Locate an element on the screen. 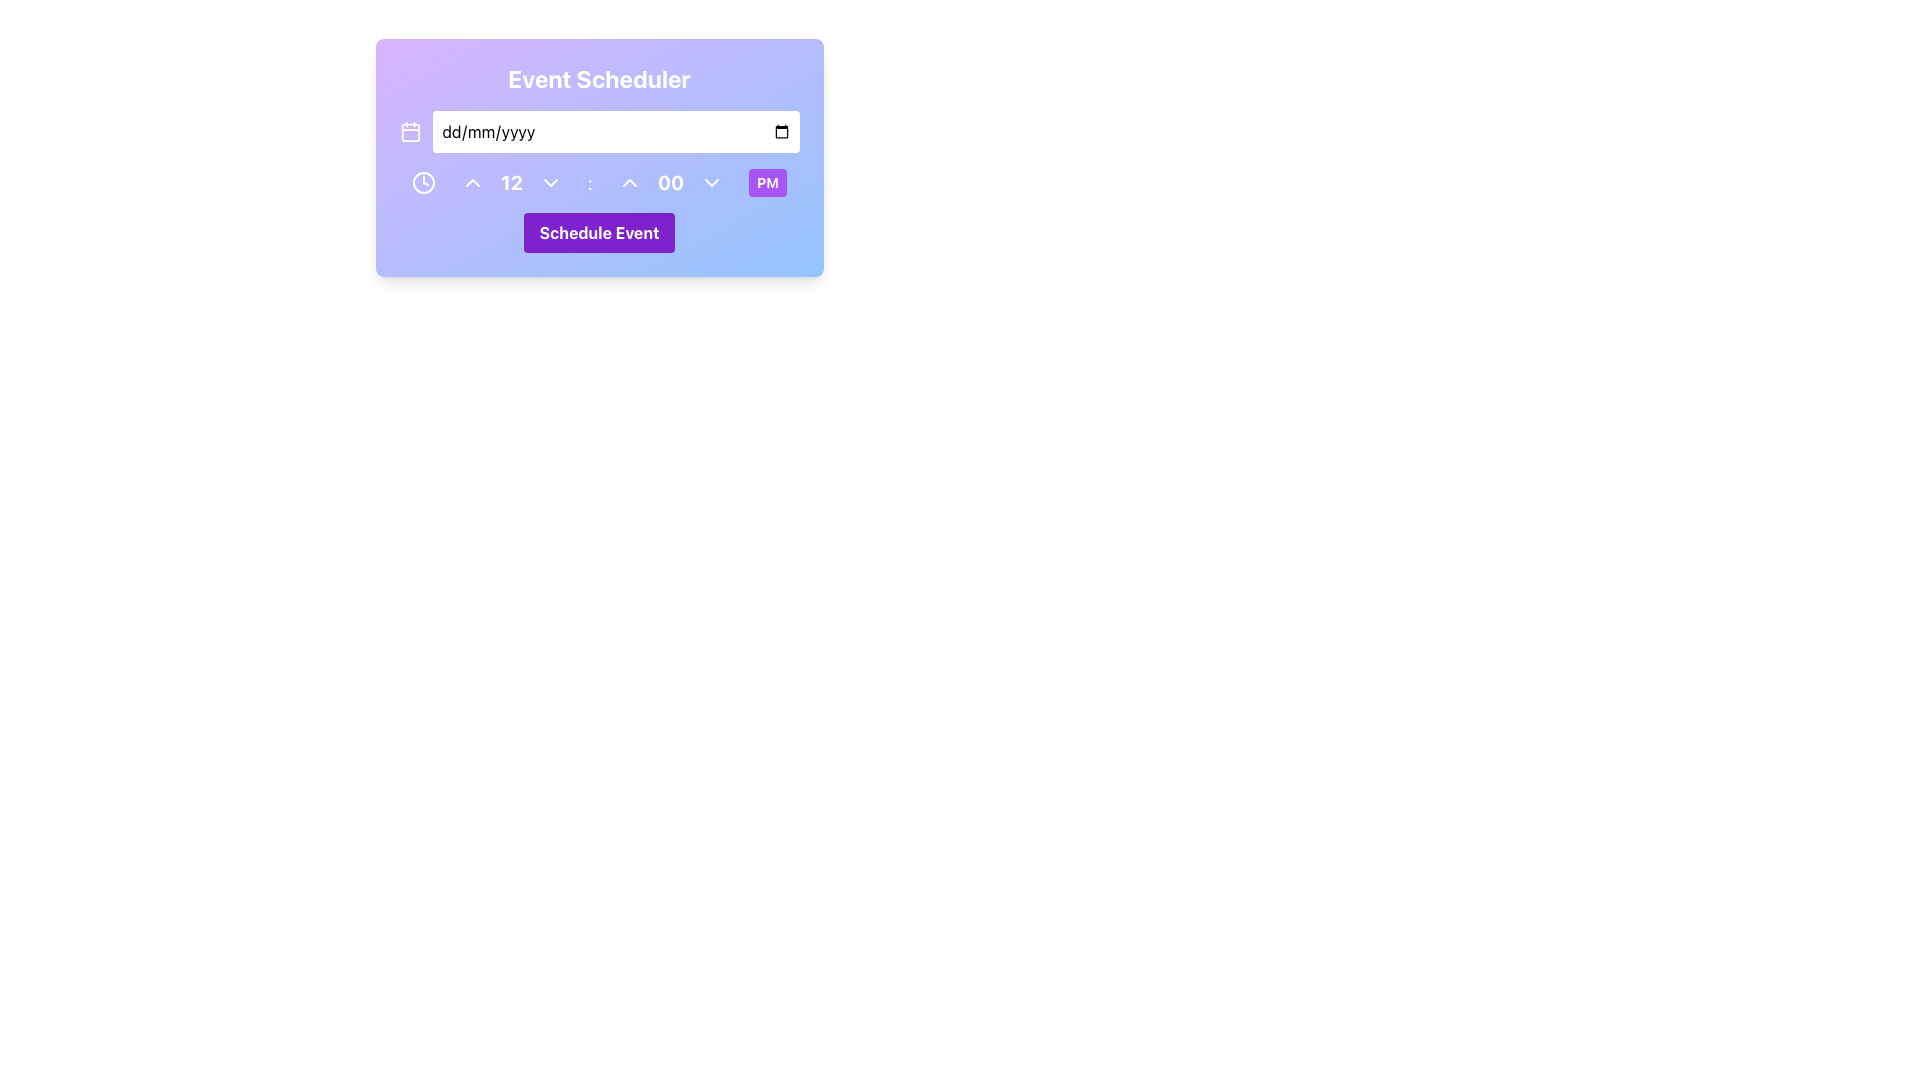 Image resolution: width=1920 pixels, height=1080 pixels. the toggle button located on the far right of the time configuration component to switch between AM and PM is located at coordinates (767, 182).